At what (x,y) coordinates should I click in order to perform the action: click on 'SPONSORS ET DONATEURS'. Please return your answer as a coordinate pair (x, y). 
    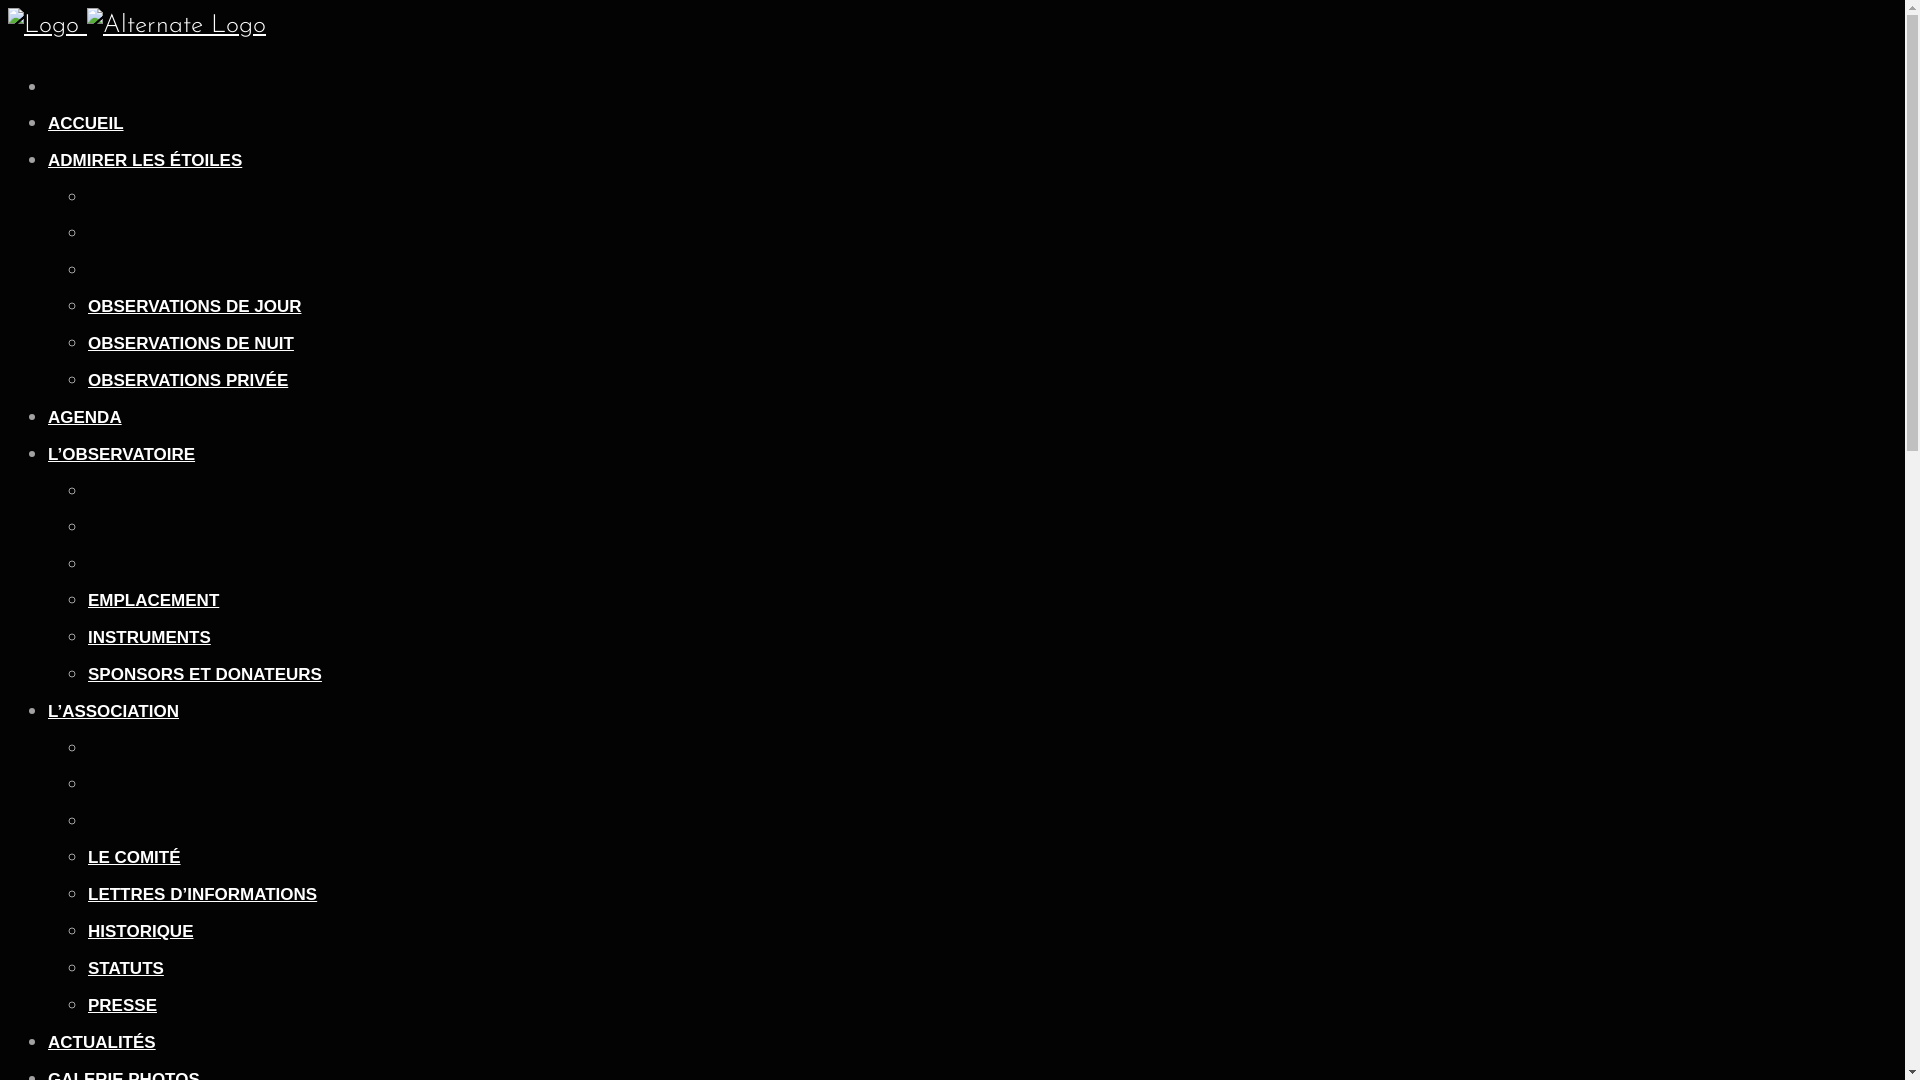
    Looking at the image, I should click on (205, 674).